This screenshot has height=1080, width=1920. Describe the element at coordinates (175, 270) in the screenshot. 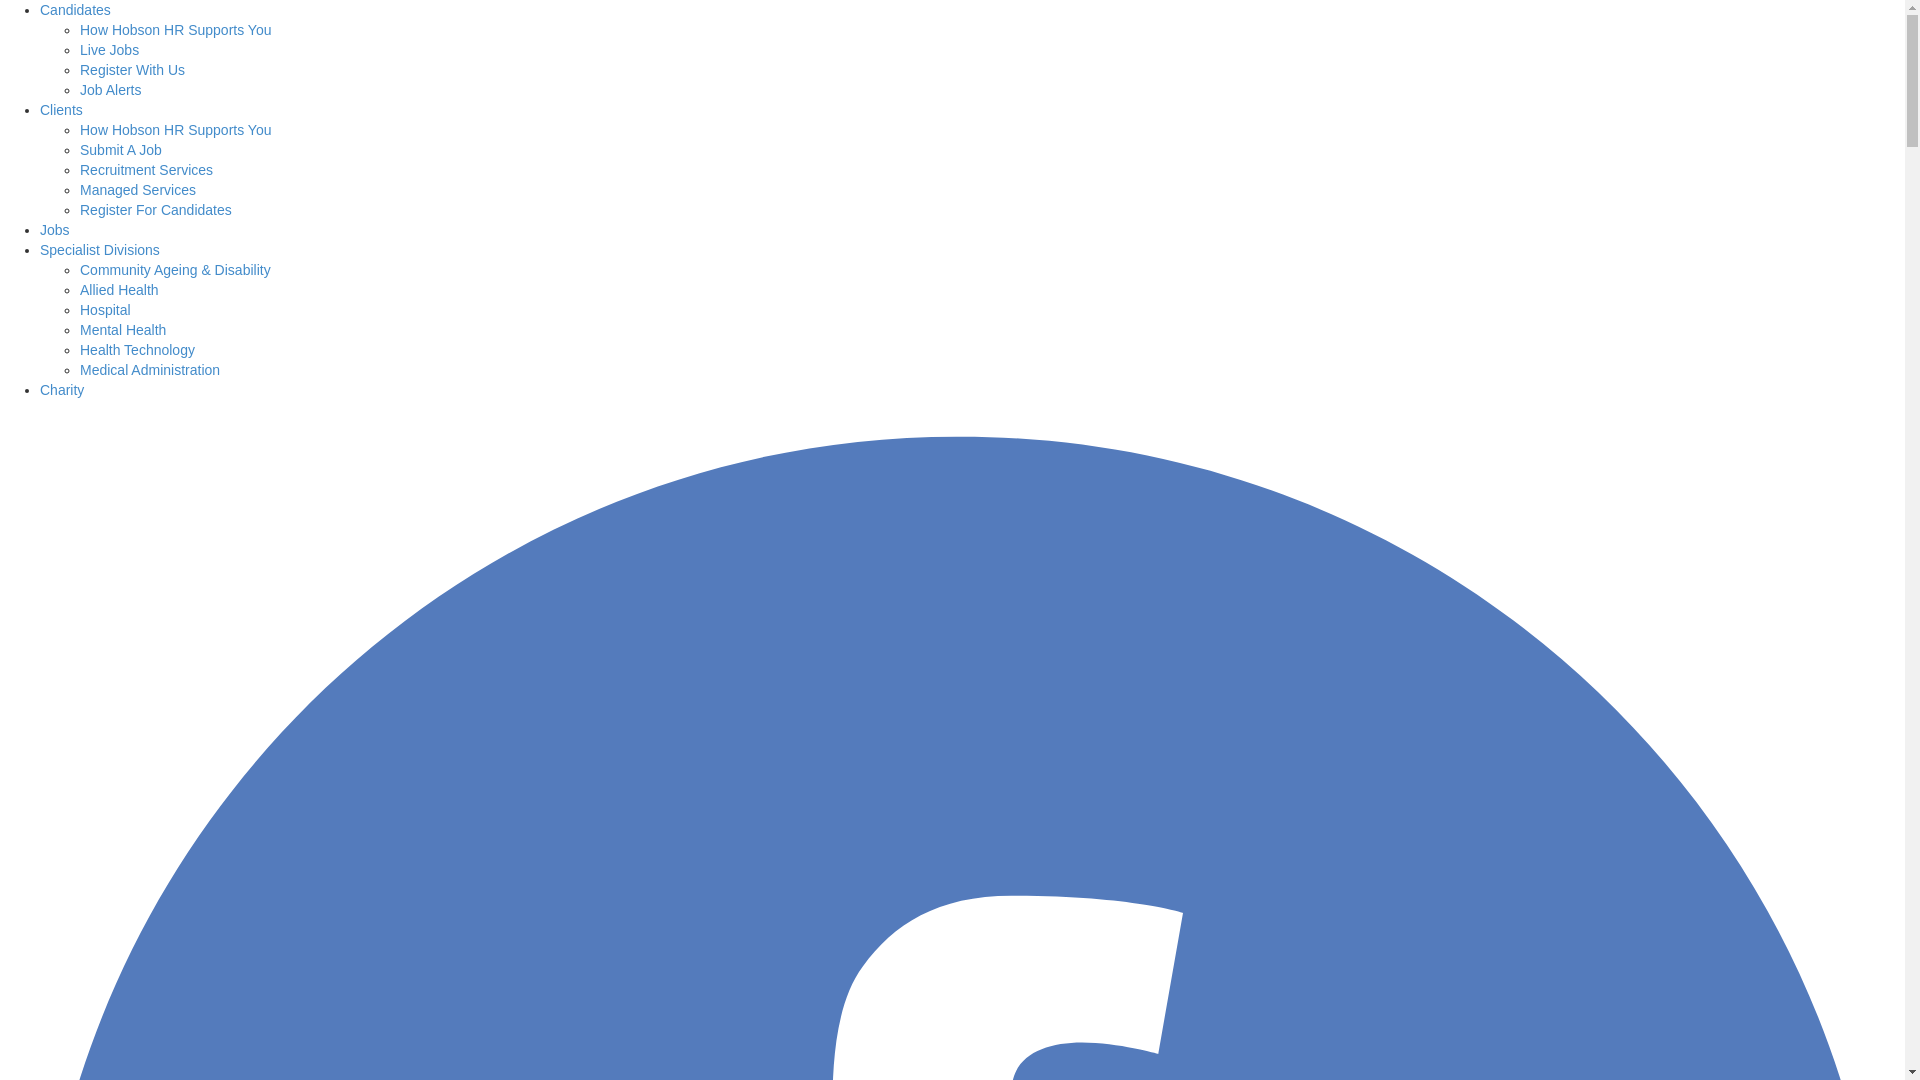

I see `'Community Ageing & Disability'` at that location.